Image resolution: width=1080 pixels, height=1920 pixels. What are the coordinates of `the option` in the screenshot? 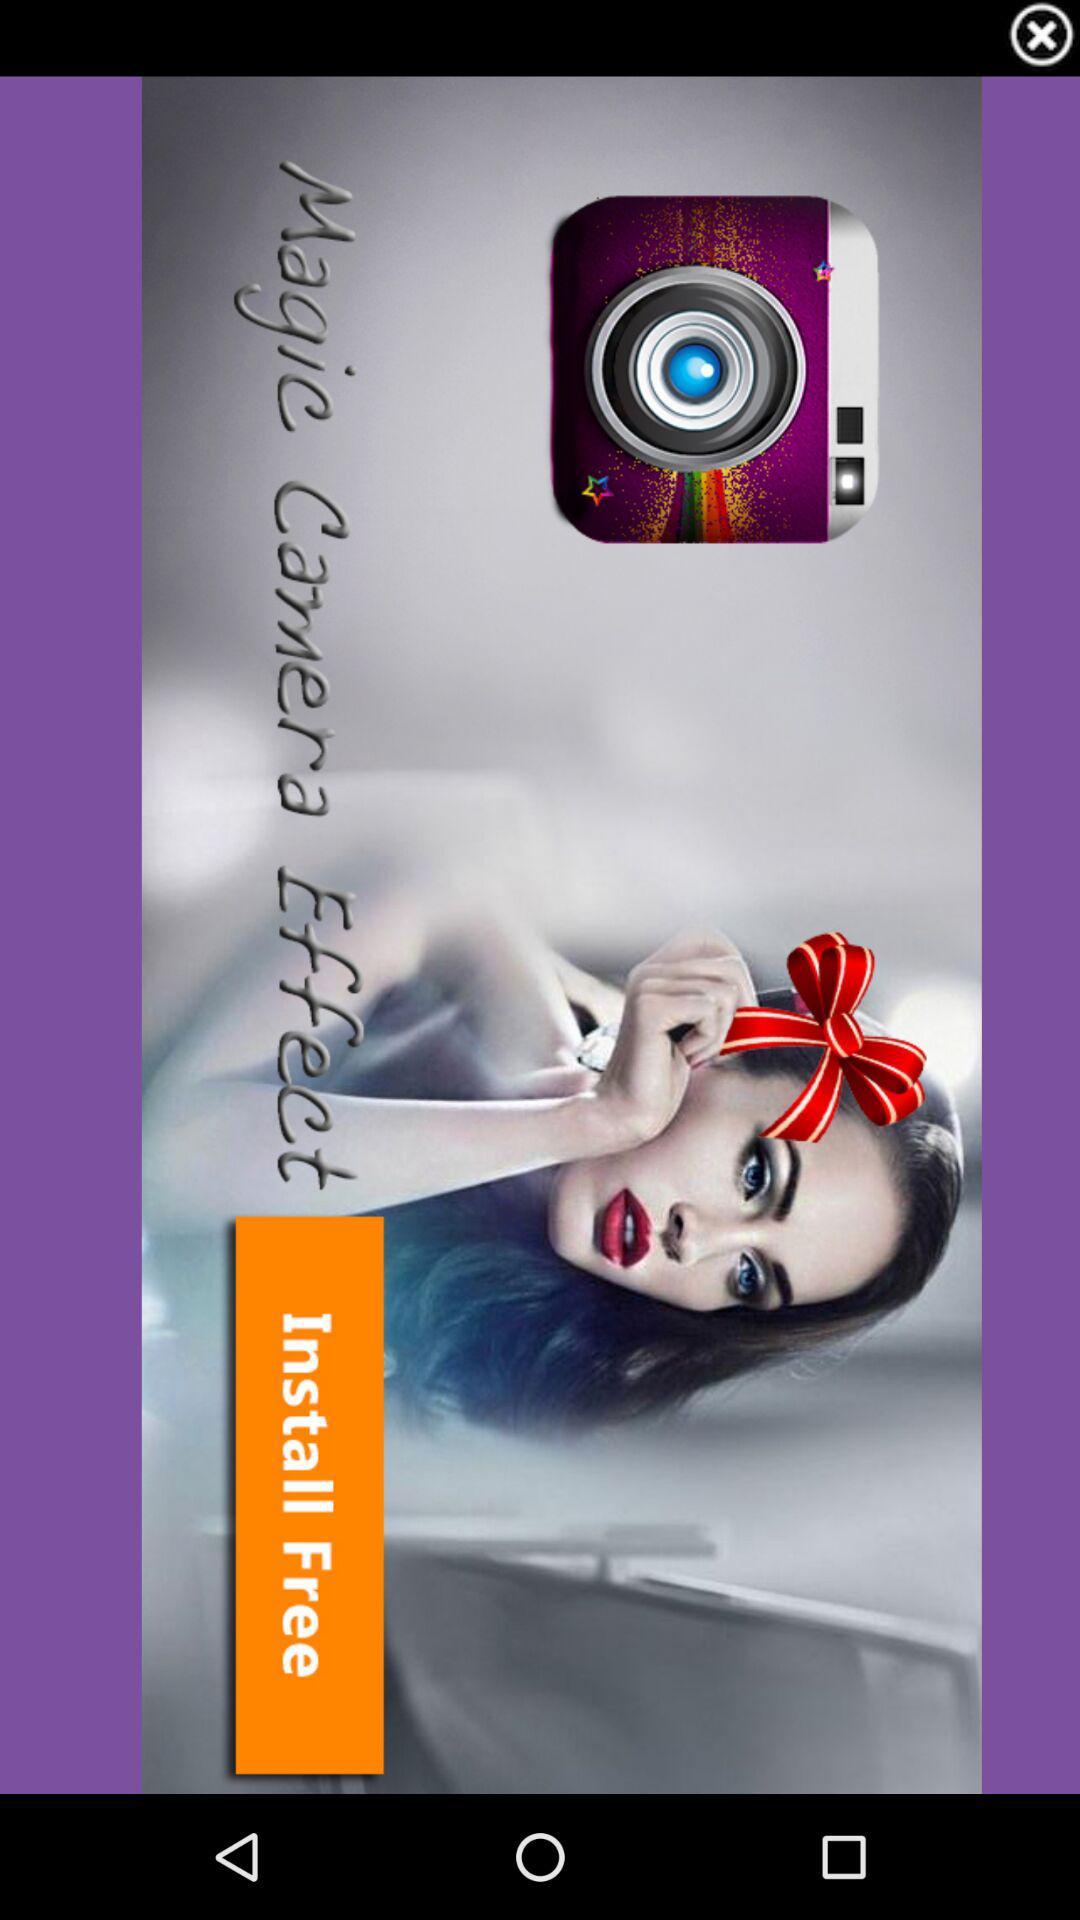 It's located at (1040, 38).